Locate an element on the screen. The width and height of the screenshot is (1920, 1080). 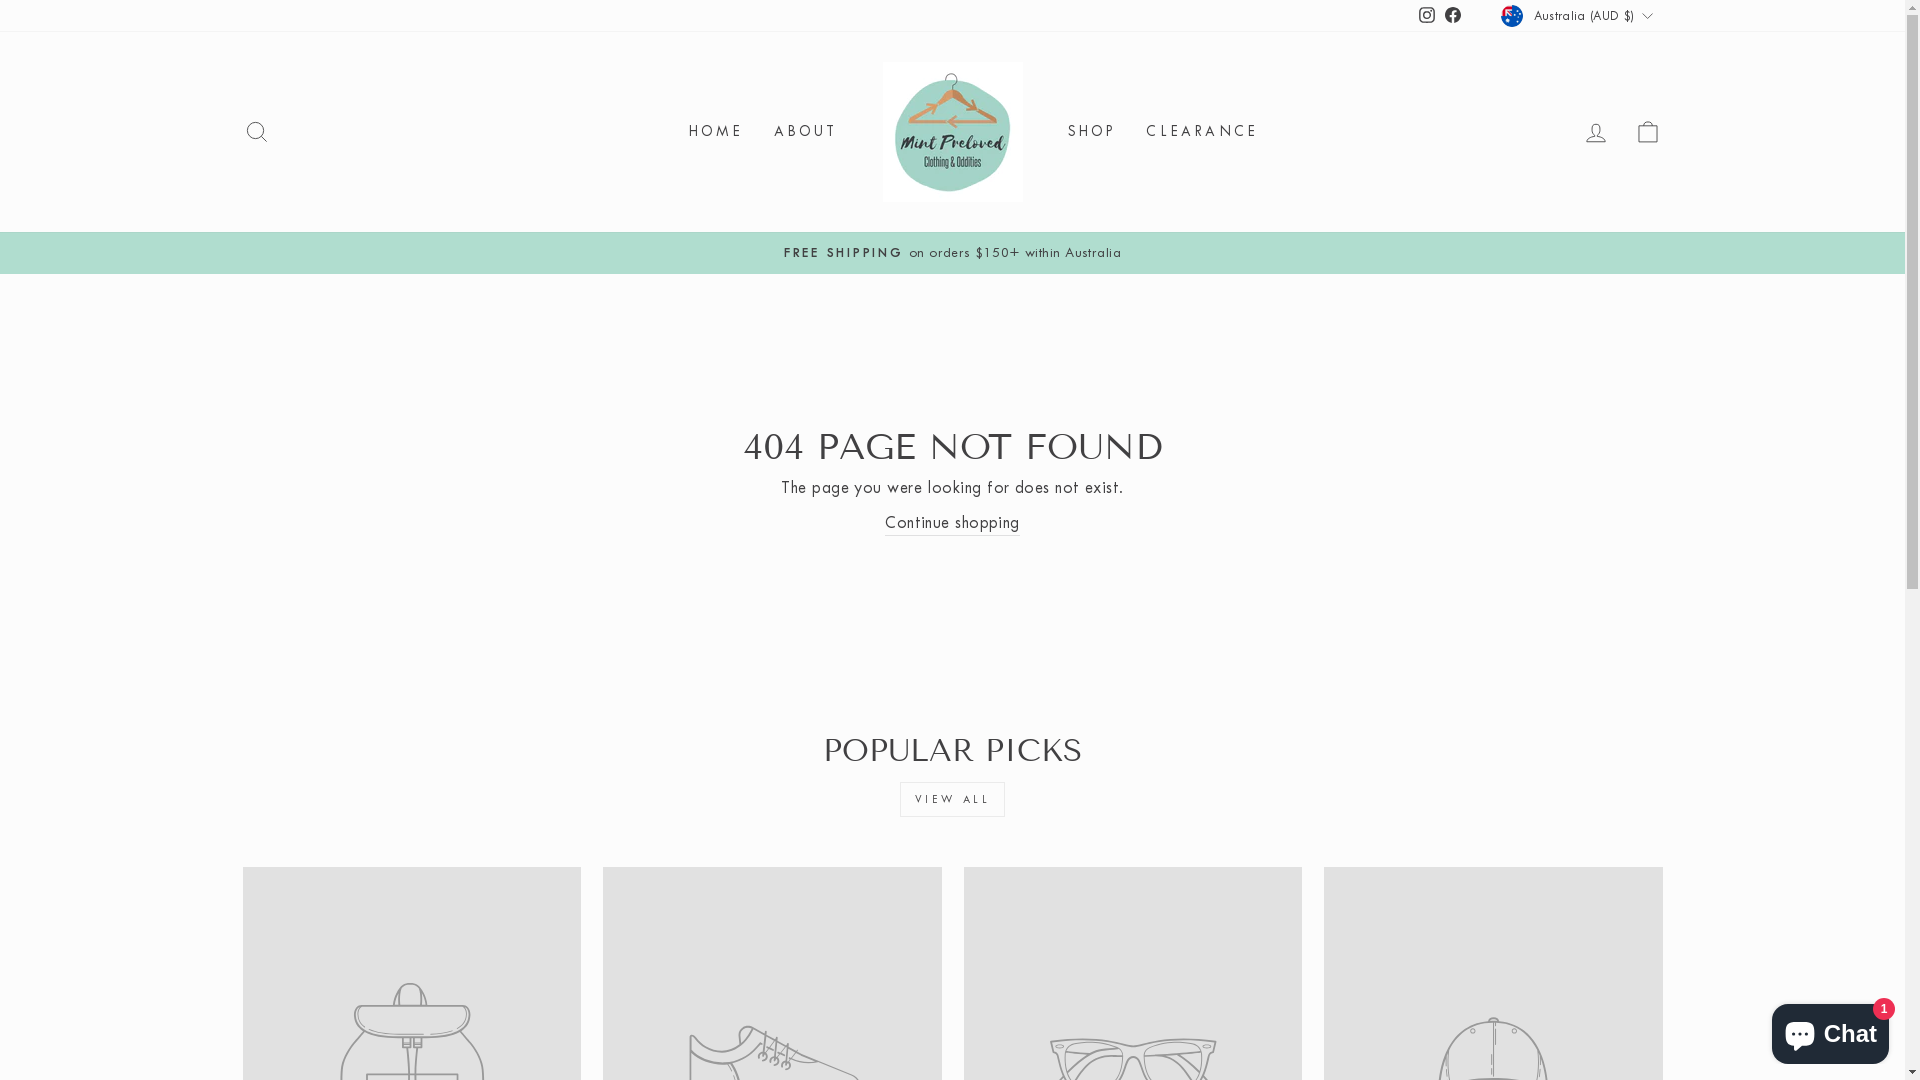
'CART' is located at coordinates (1647, 132).